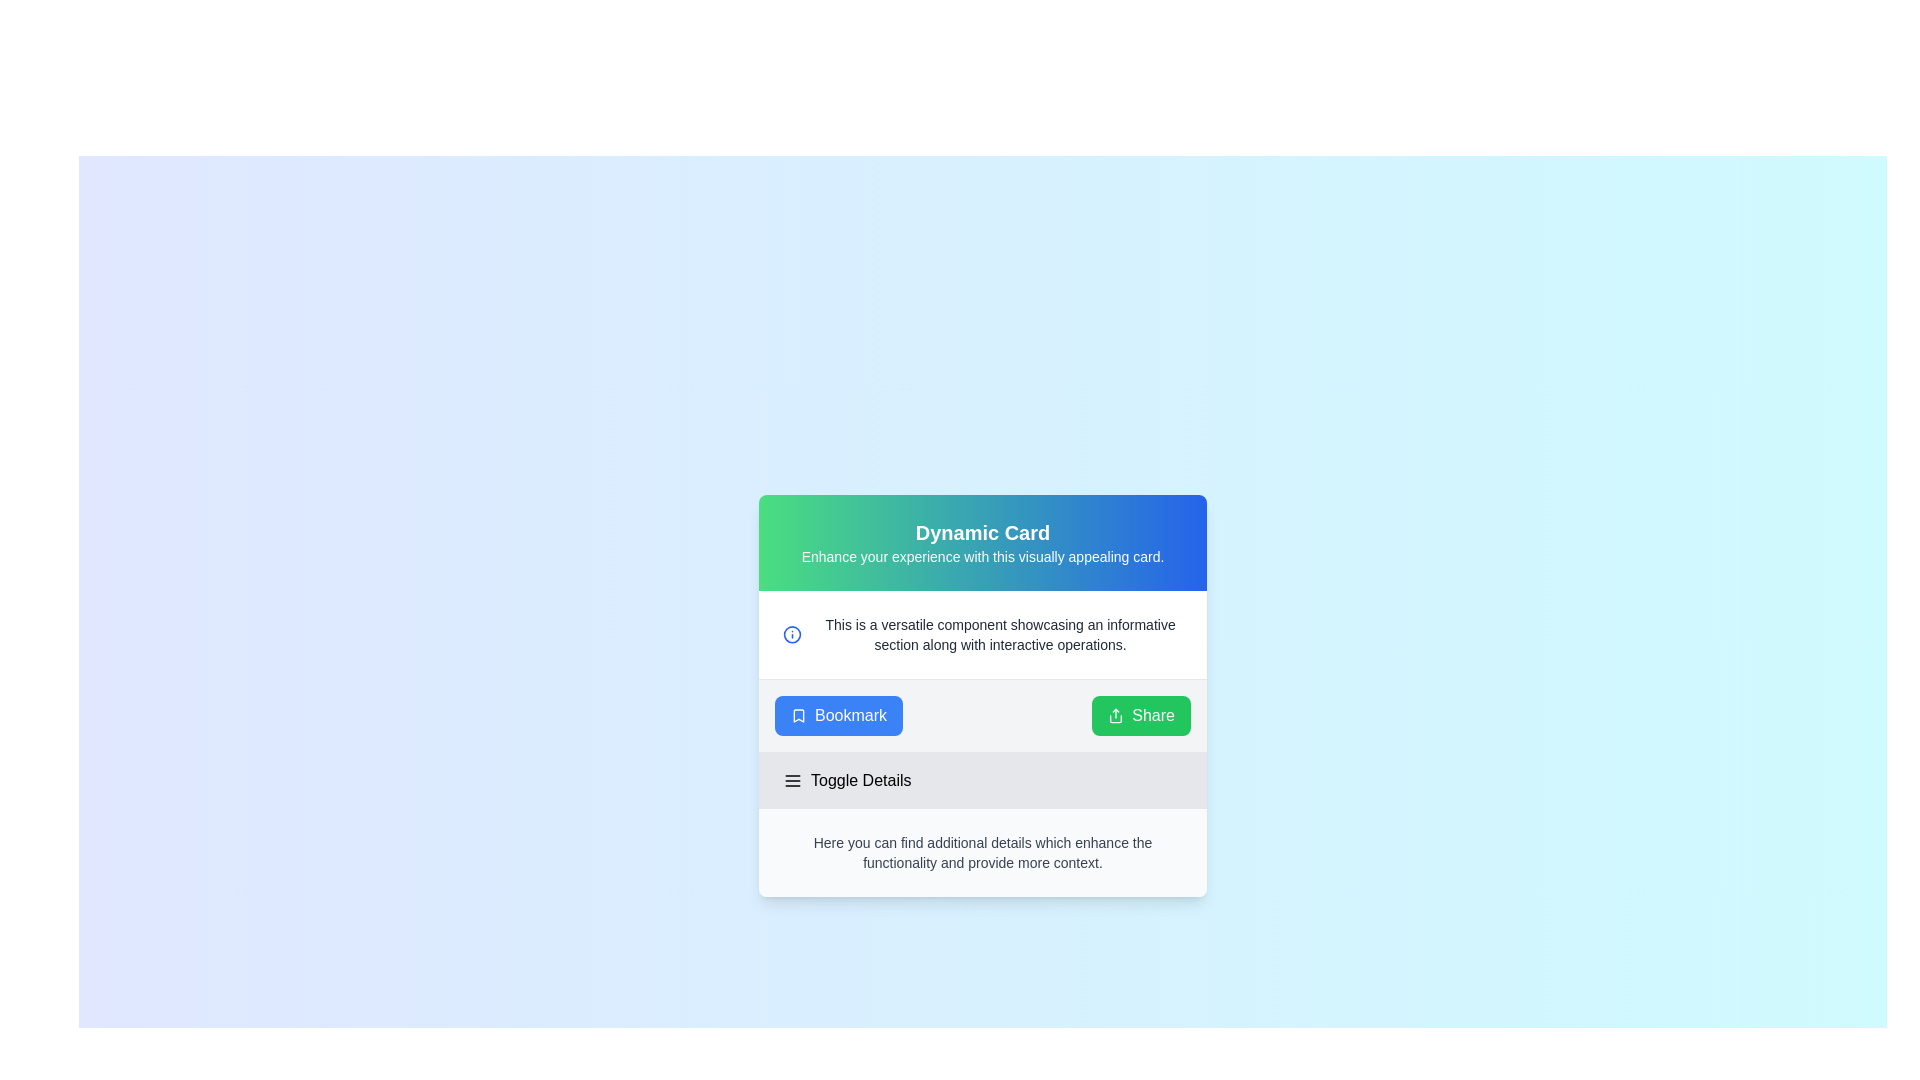 The width and height of the screenshot is (1920, 1080). Describe the element at coordinates (983, 852) in the screenshot. I see `supplementary details presented in the text block located at the bottom of the card interface, directly below the 'Toggle Details' row` at that location.